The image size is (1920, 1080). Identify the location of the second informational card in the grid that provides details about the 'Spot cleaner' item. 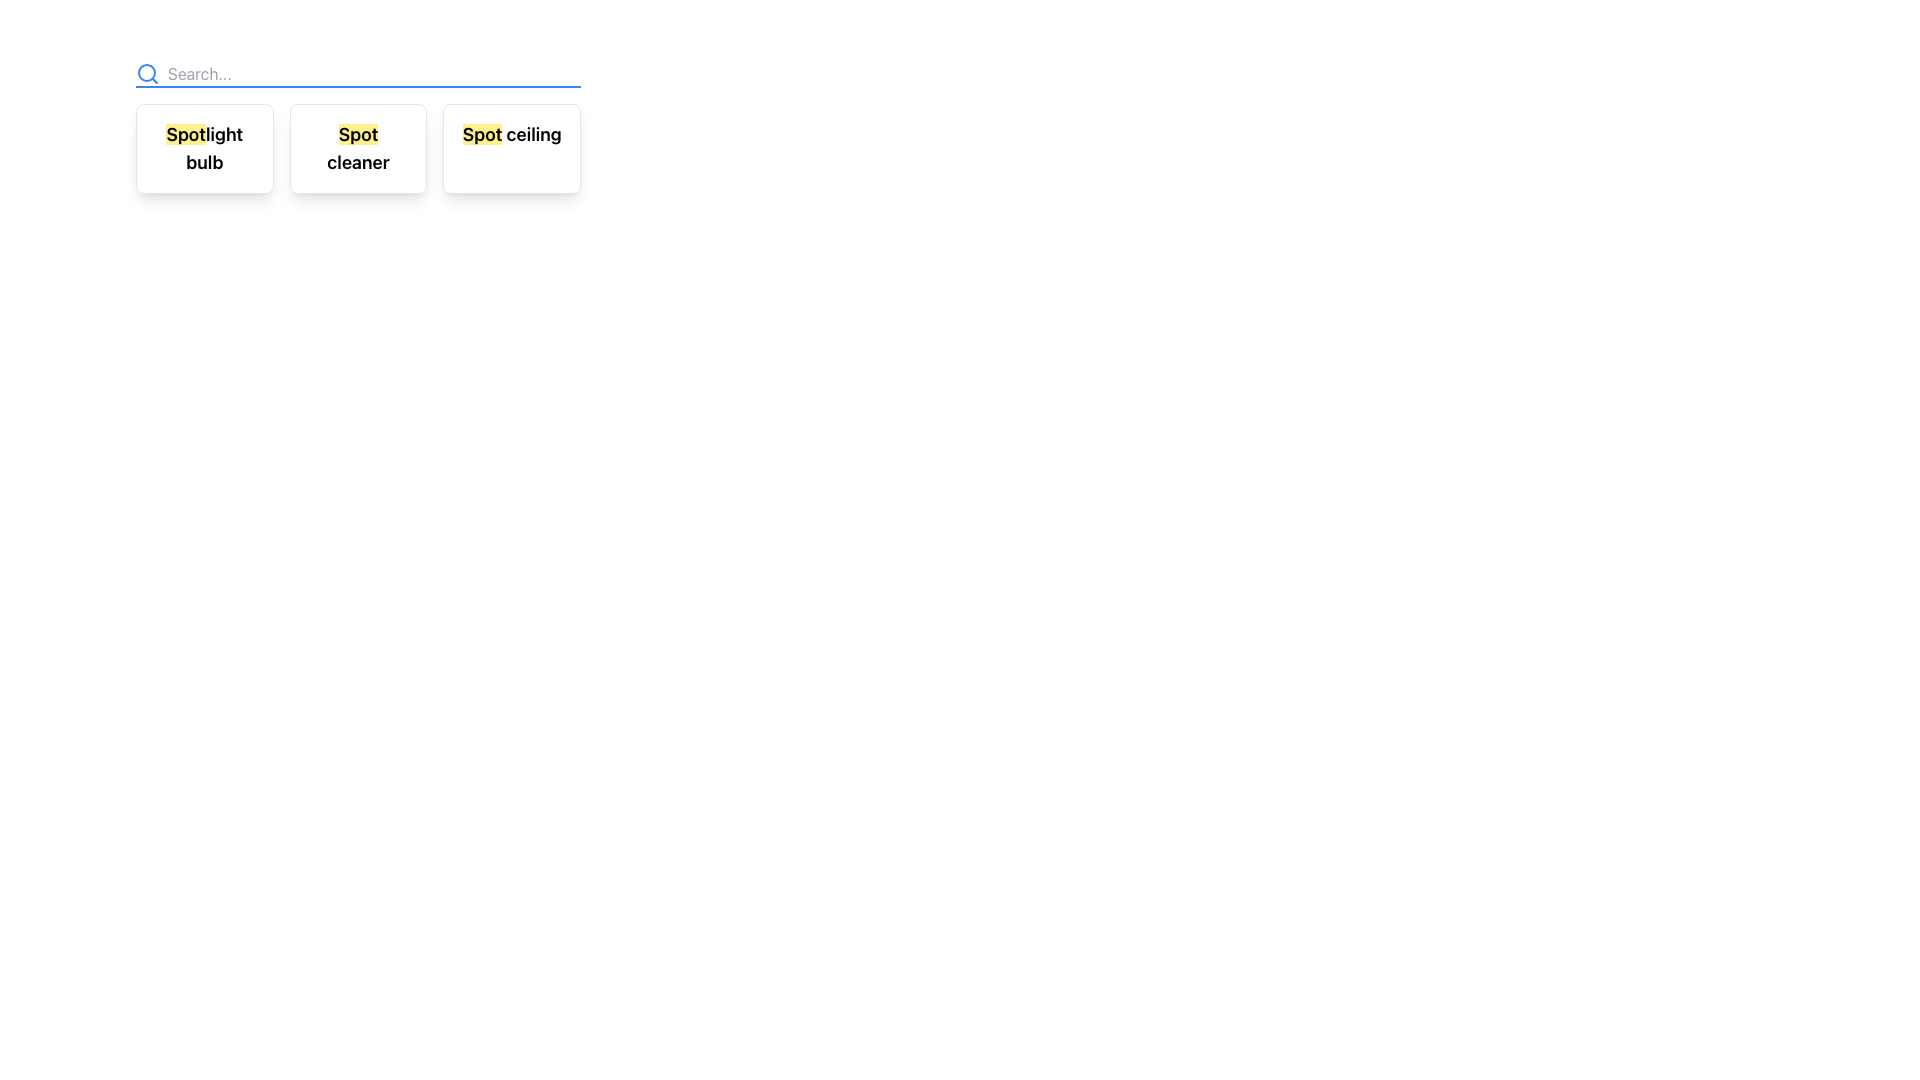
(358, 148).